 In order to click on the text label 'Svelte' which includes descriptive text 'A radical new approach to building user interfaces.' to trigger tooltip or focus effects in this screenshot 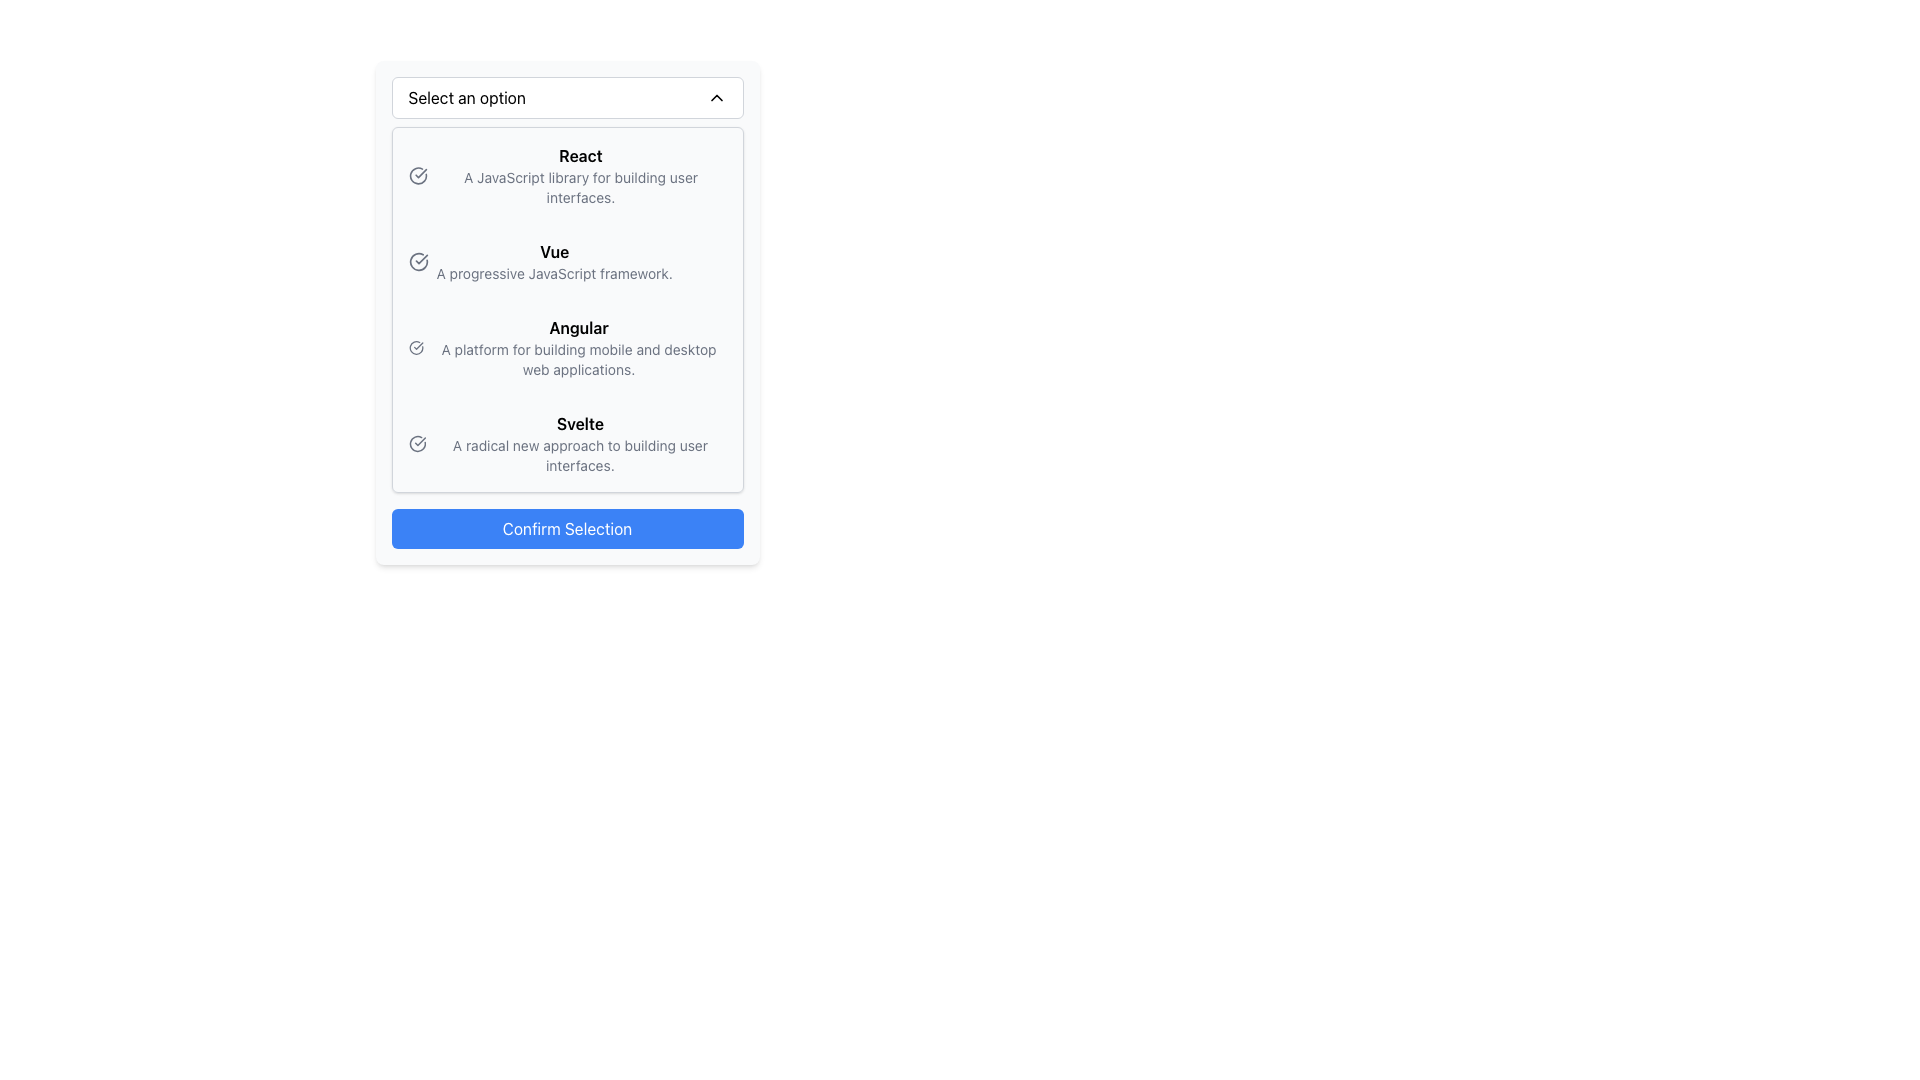, I will do `click(579, 442)`.